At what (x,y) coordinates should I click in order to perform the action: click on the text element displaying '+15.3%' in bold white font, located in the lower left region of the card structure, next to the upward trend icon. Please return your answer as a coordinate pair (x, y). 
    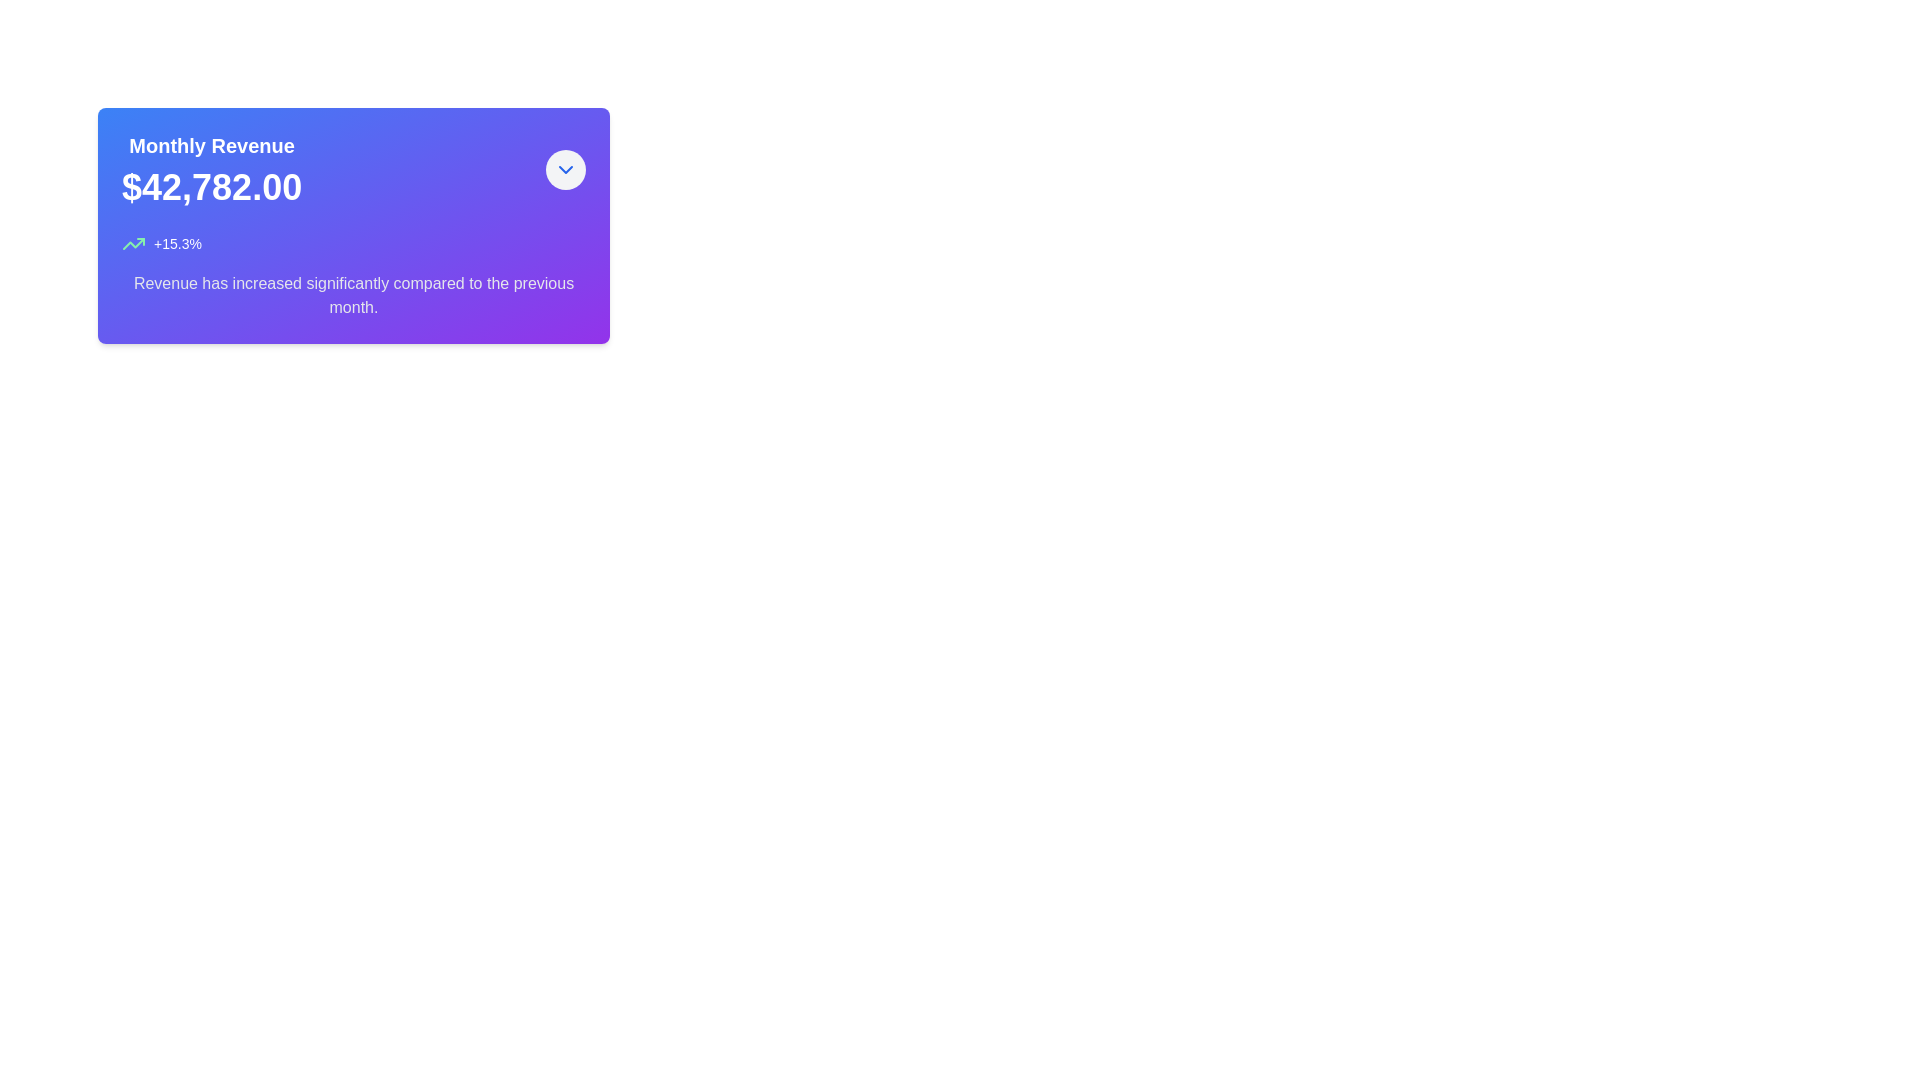
    Looking at the image, I should click on (177, 242).